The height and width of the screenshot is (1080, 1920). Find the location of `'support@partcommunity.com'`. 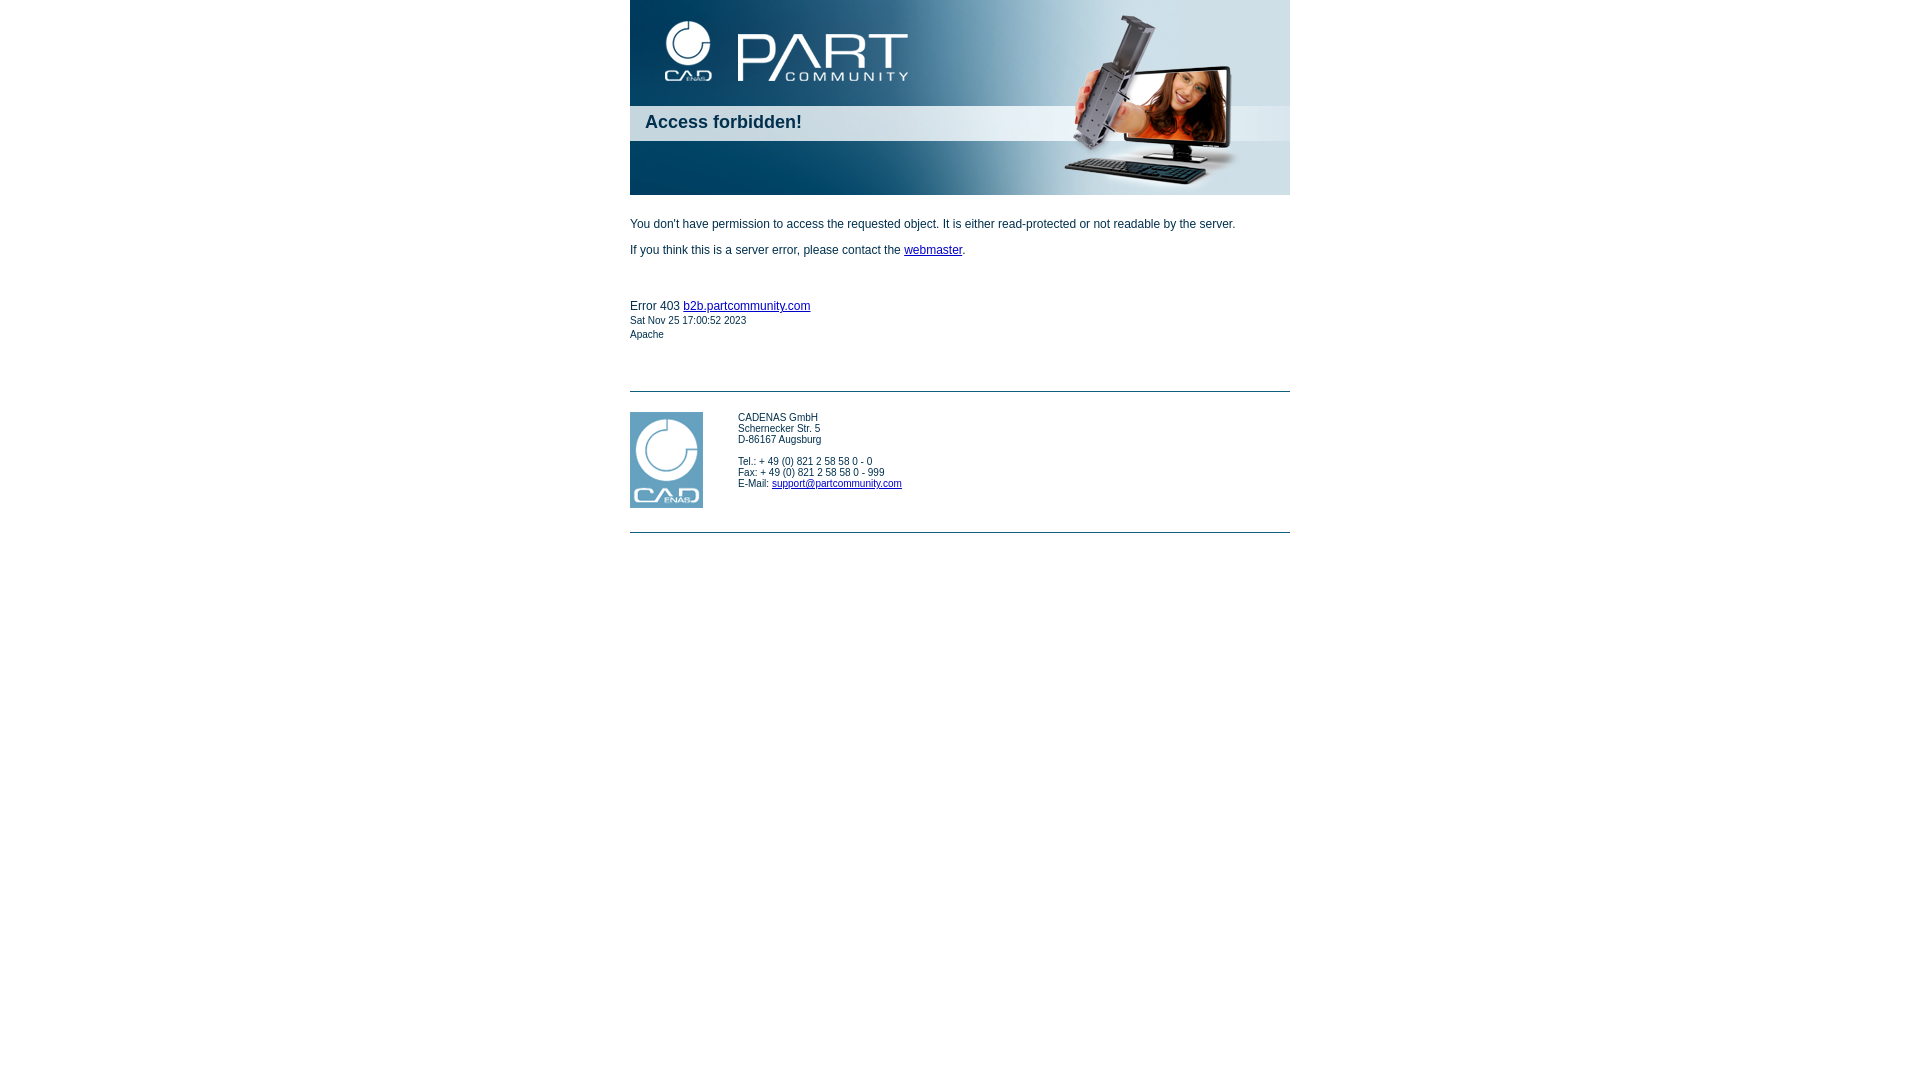

'support@partcommunity.com' is located at coordinates (836, 483).